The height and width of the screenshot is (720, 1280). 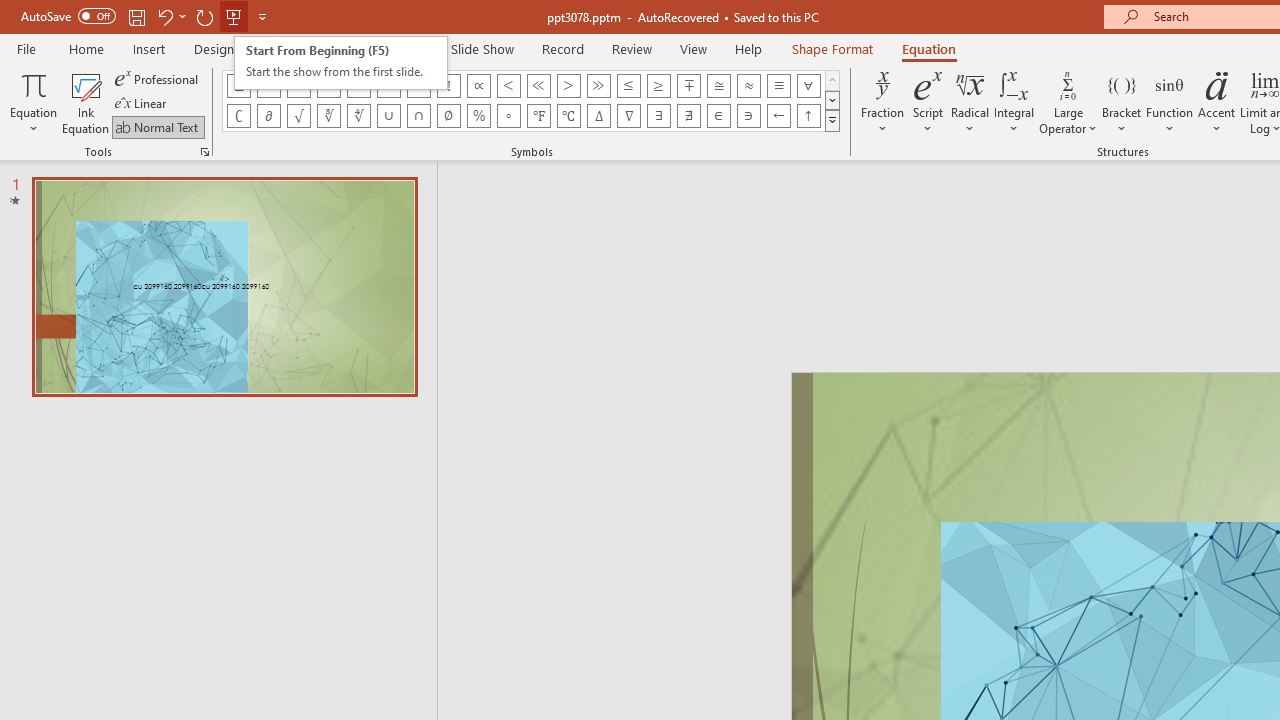 What do you see at coordinates (532, 100) in the screenshot?
I see `'AutomationID: EquationSymbolsInsertGallery'` at bounding box center [532, 100].